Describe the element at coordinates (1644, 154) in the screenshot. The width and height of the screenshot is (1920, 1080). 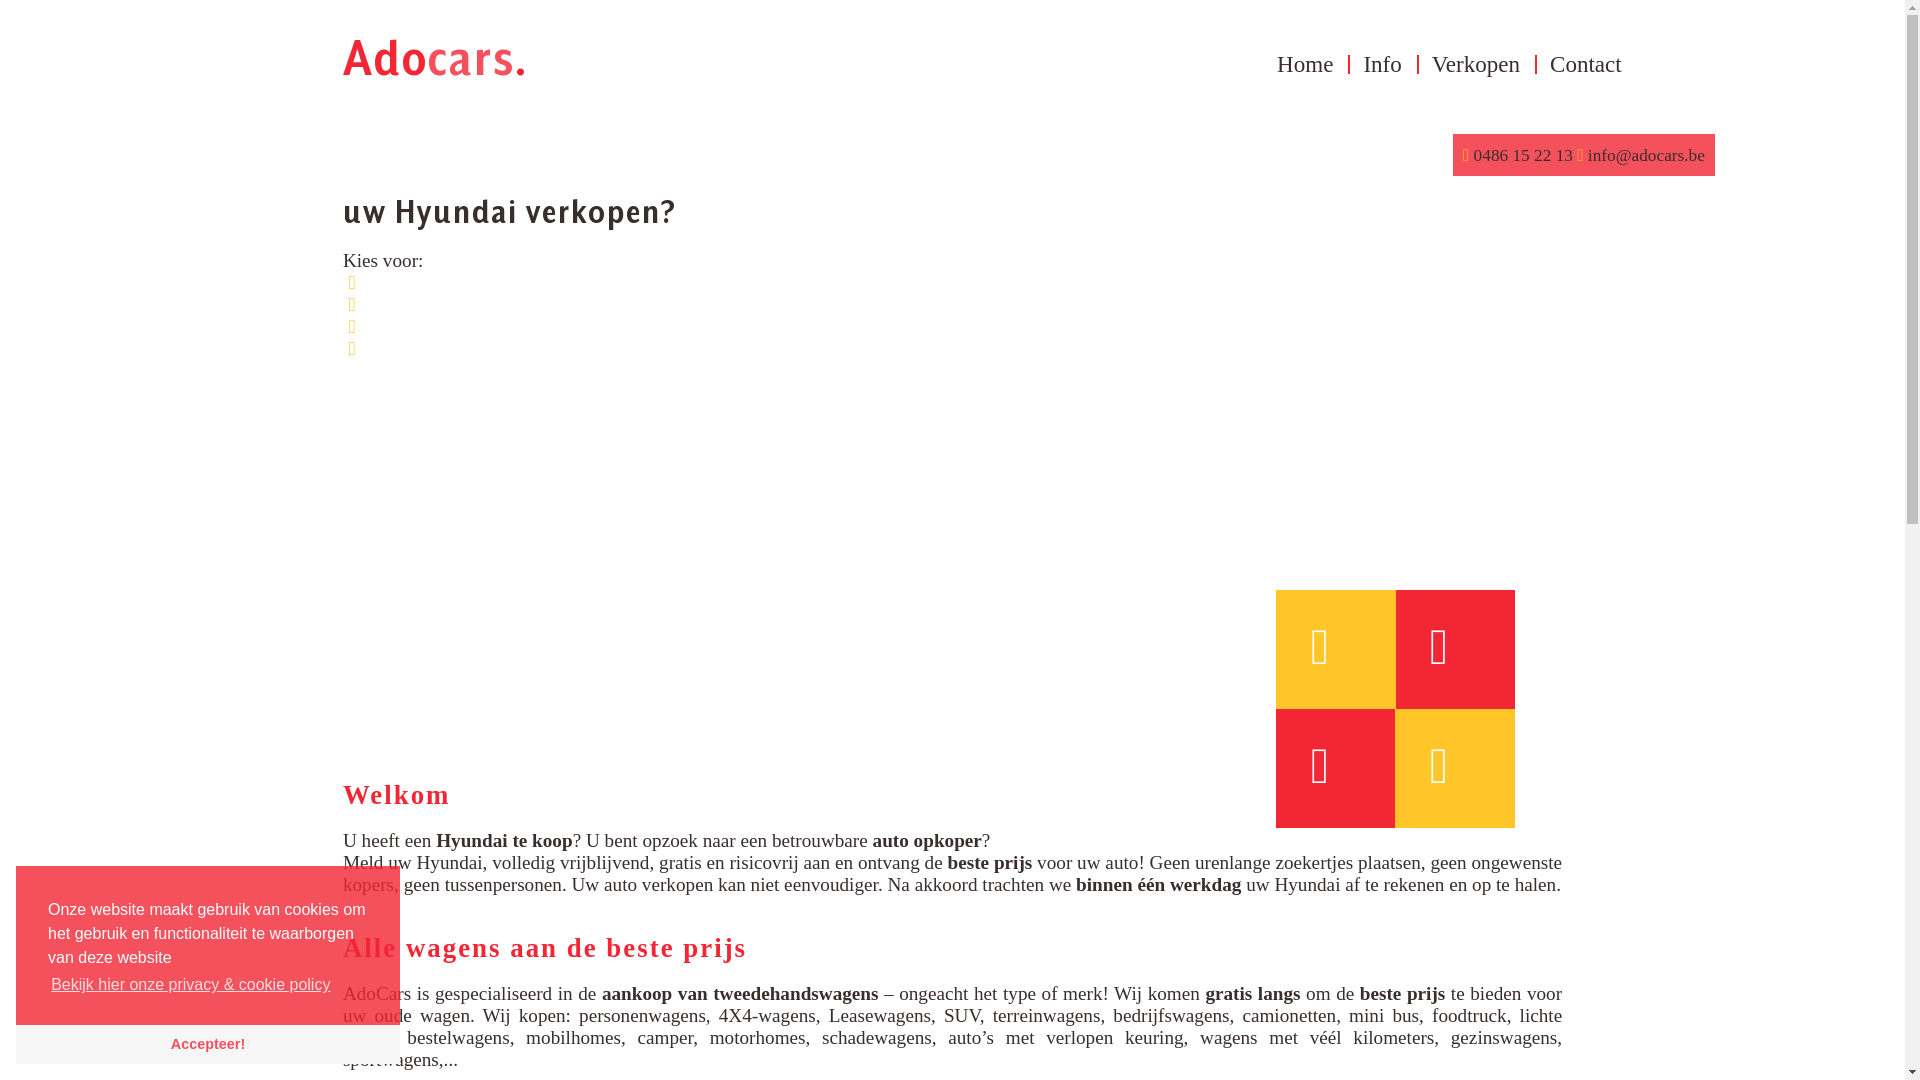
I see `'info@adocars.be'` at that location.